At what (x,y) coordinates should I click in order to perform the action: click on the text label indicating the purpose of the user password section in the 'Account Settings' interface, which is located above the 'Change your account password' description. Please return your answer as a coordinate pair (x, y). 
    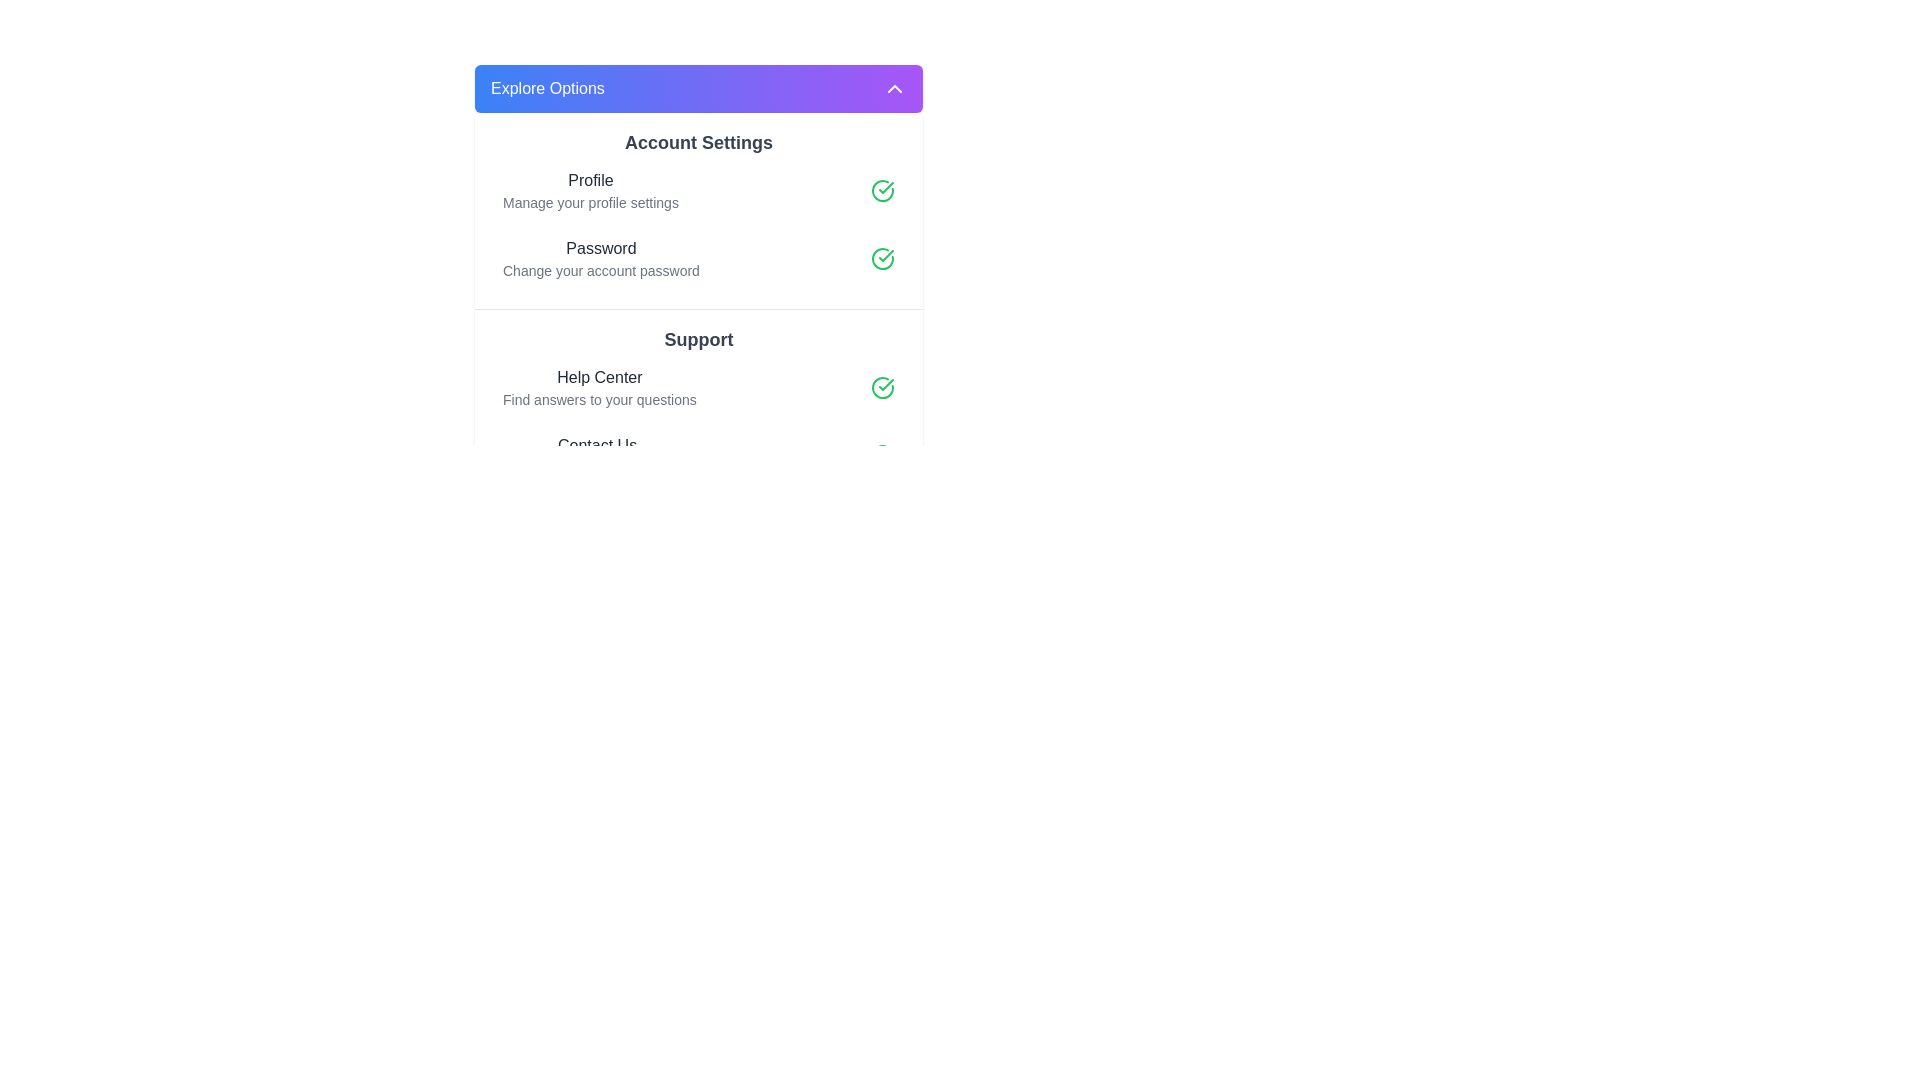
    Looking at the image, I should click on (600, 248).